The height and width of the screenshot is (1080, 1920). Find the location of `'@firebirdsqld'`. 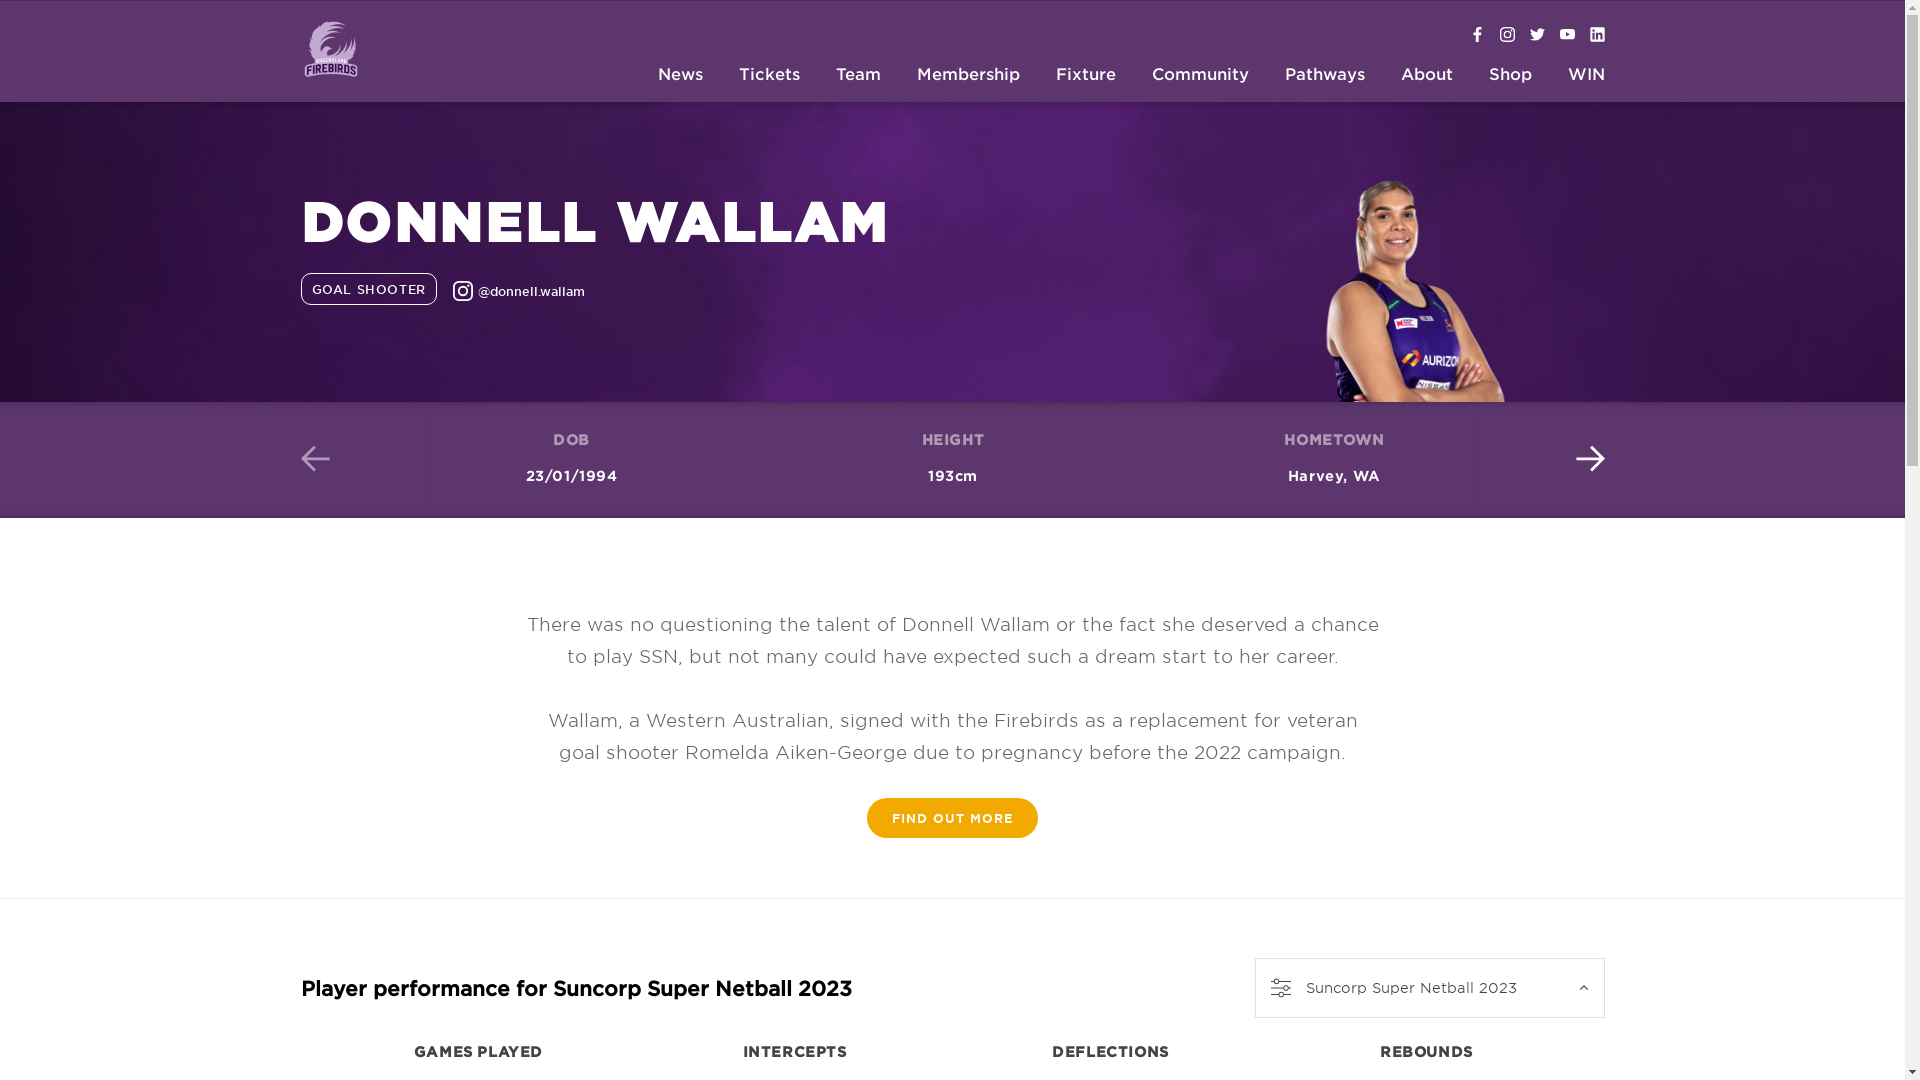

'@firebirdsqld' is located at coordinates (1529, 34).